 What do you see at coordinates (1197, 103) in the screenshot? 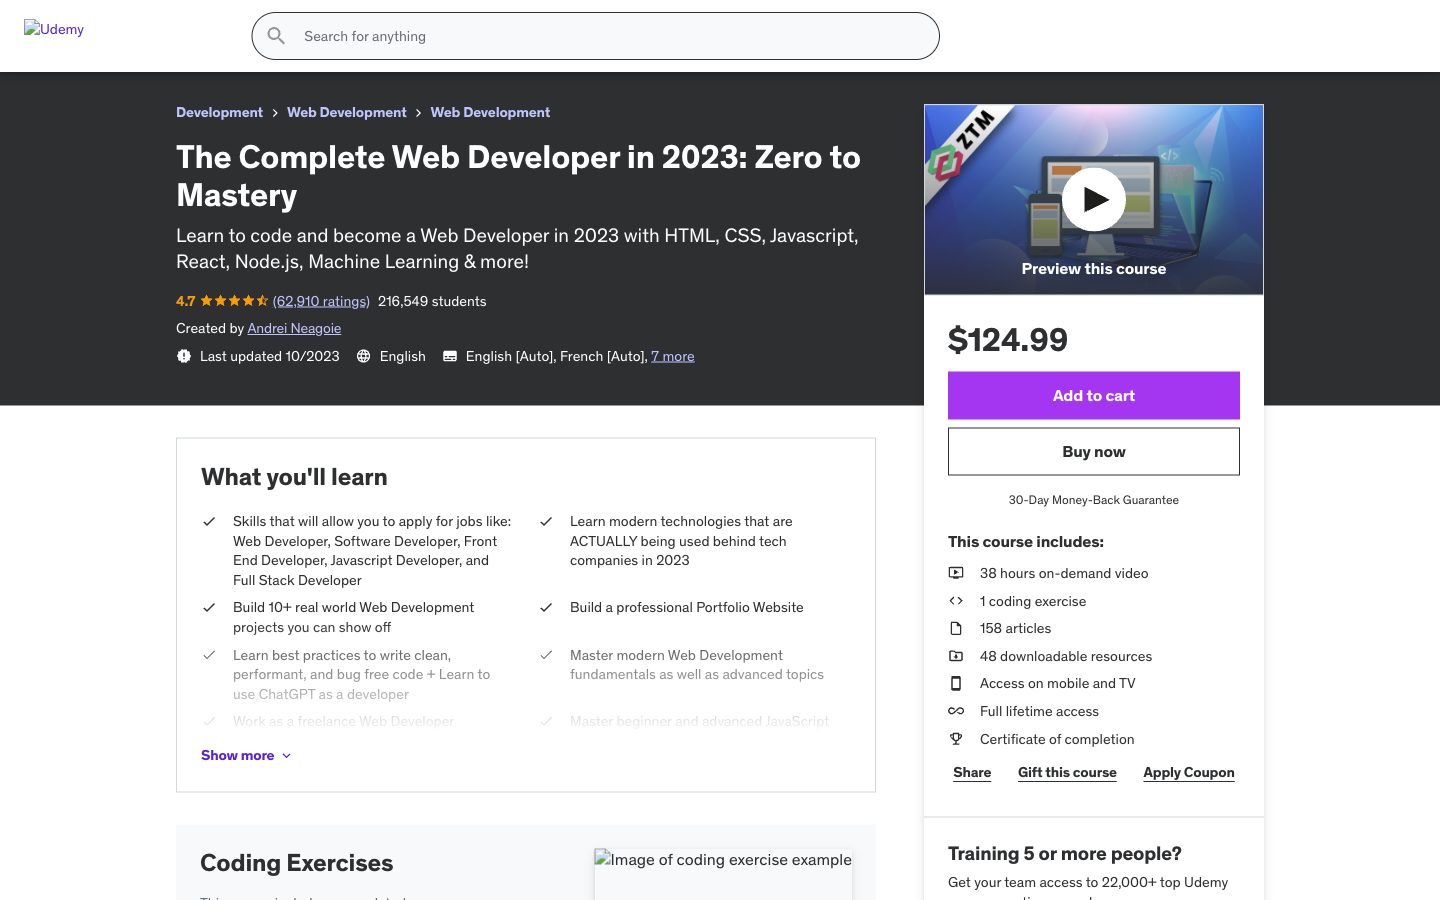
I see `and choose the first most discussed topic` at bounding box center [1197, 103].